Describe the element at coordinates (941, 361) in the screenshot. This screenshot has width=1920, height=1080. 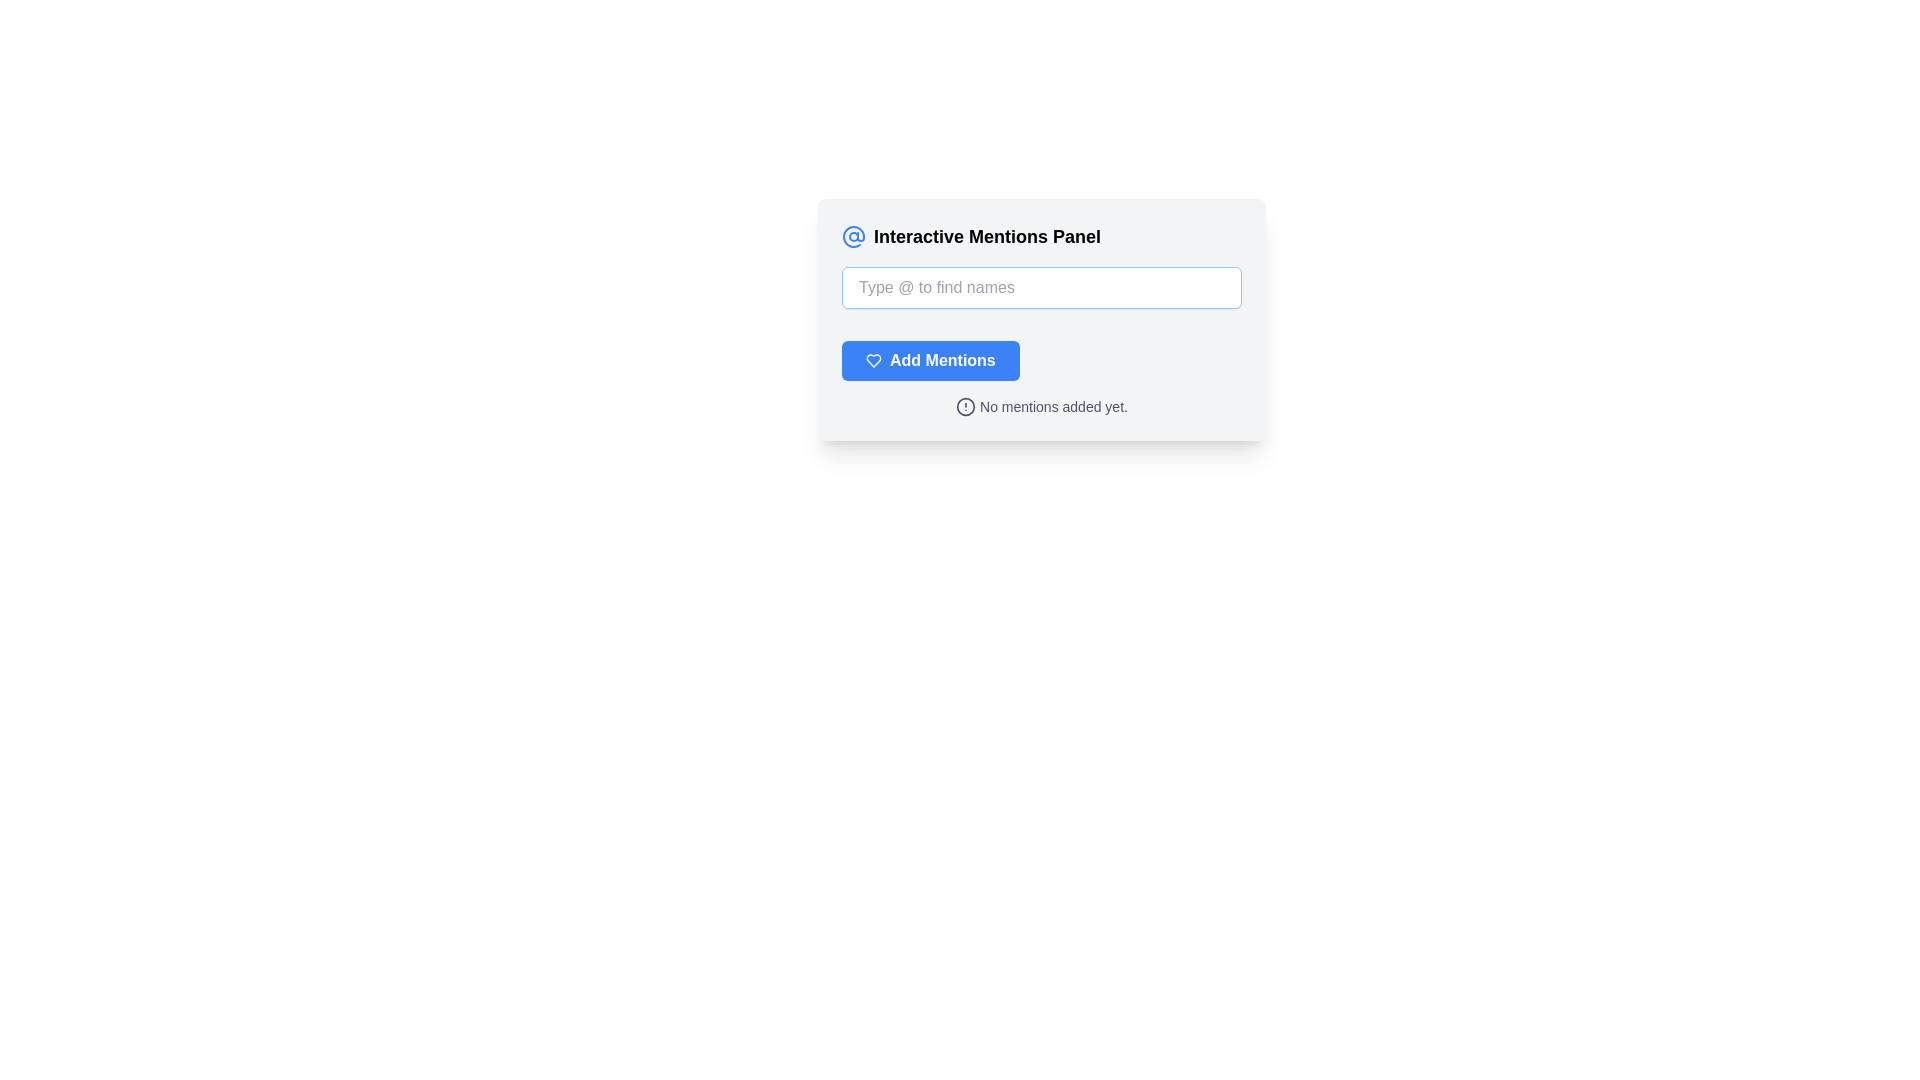
I see `the blue rectangular button with rounded edges that contains the text label for adding mentions, which is positioned to the right of a heart-shaped icon` at that location.